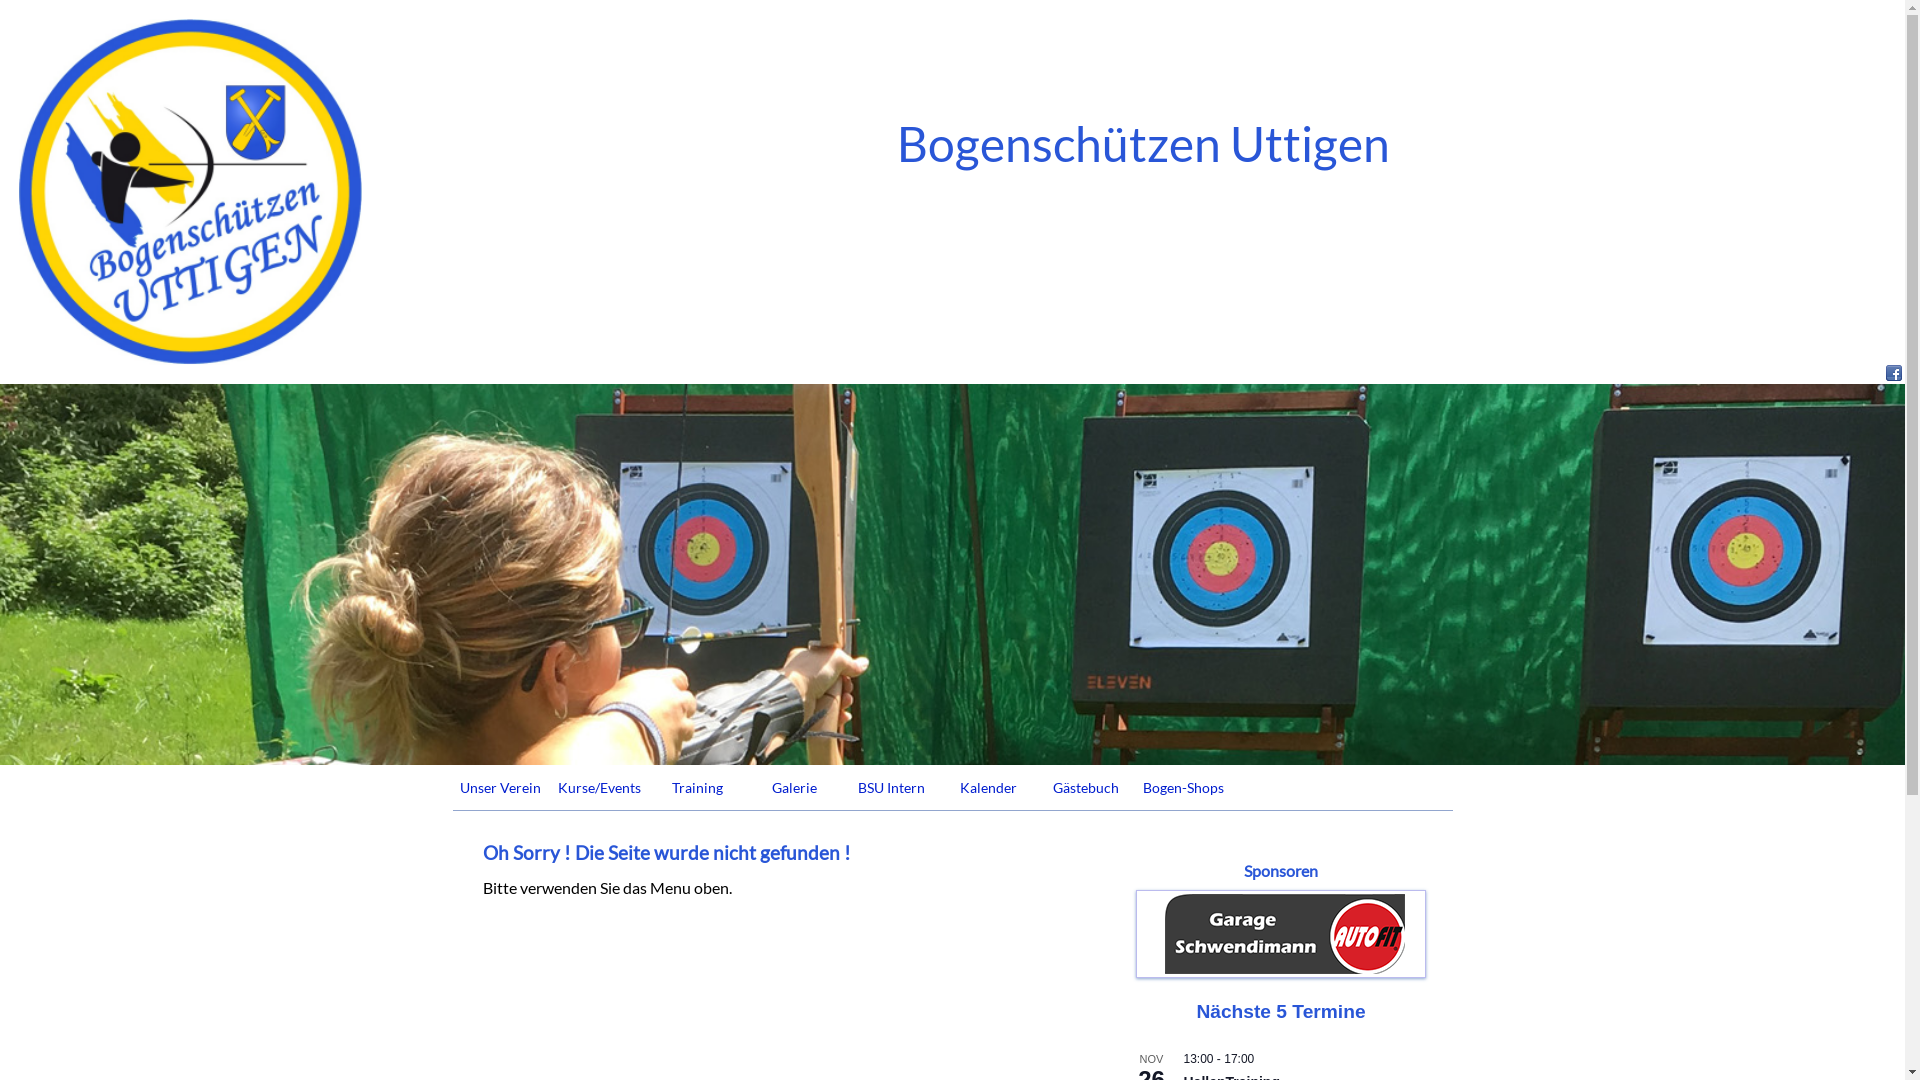 The height and width of the screenshot is (1080, 1920). What do you see at coordinates (1893, 374) in the screenshot?
I see `'Besuchen Sie unsere Facebook Seite'` at bounding box center [1893, 374].